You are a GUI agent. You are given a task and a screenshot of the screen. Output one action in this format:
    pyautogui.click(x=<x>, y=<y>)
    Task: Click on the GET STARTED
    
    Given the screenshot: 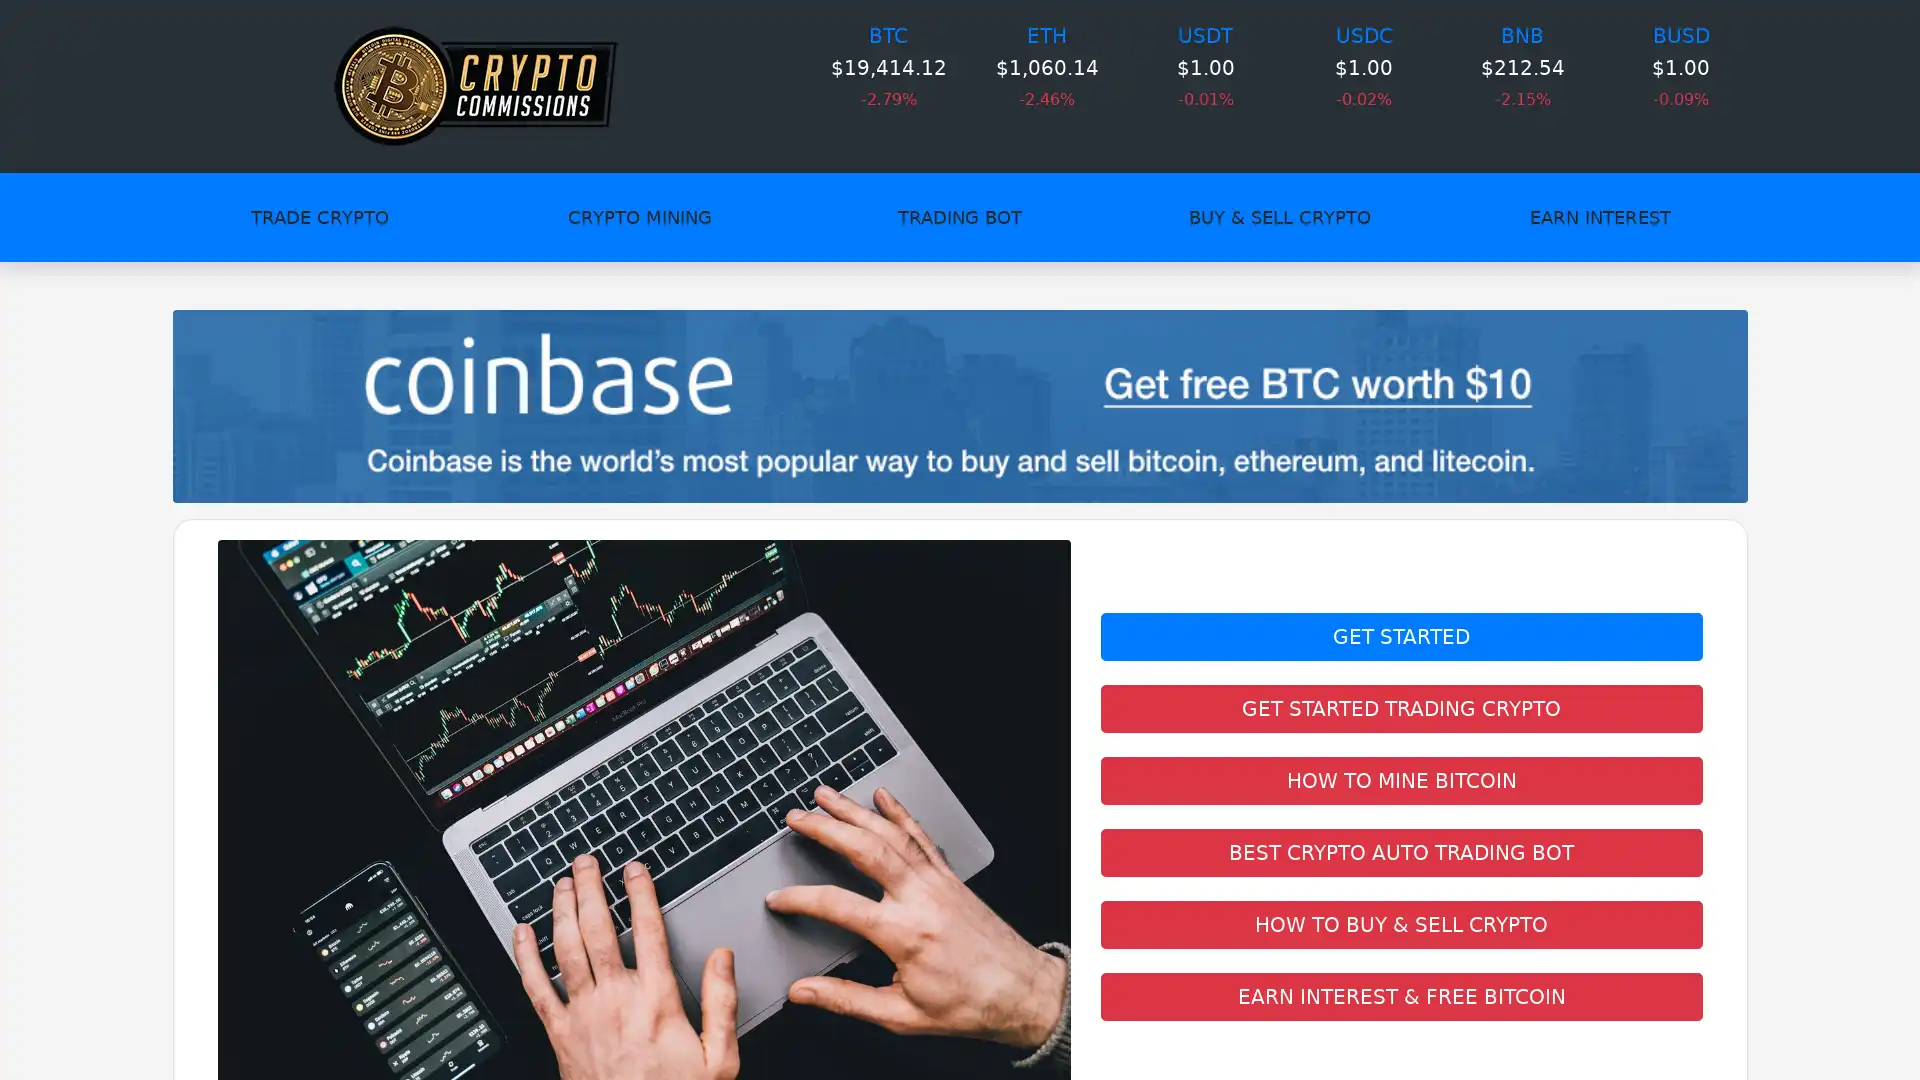 What is the action you would take?
    pyautogui.click(x=1400, y=636)
    